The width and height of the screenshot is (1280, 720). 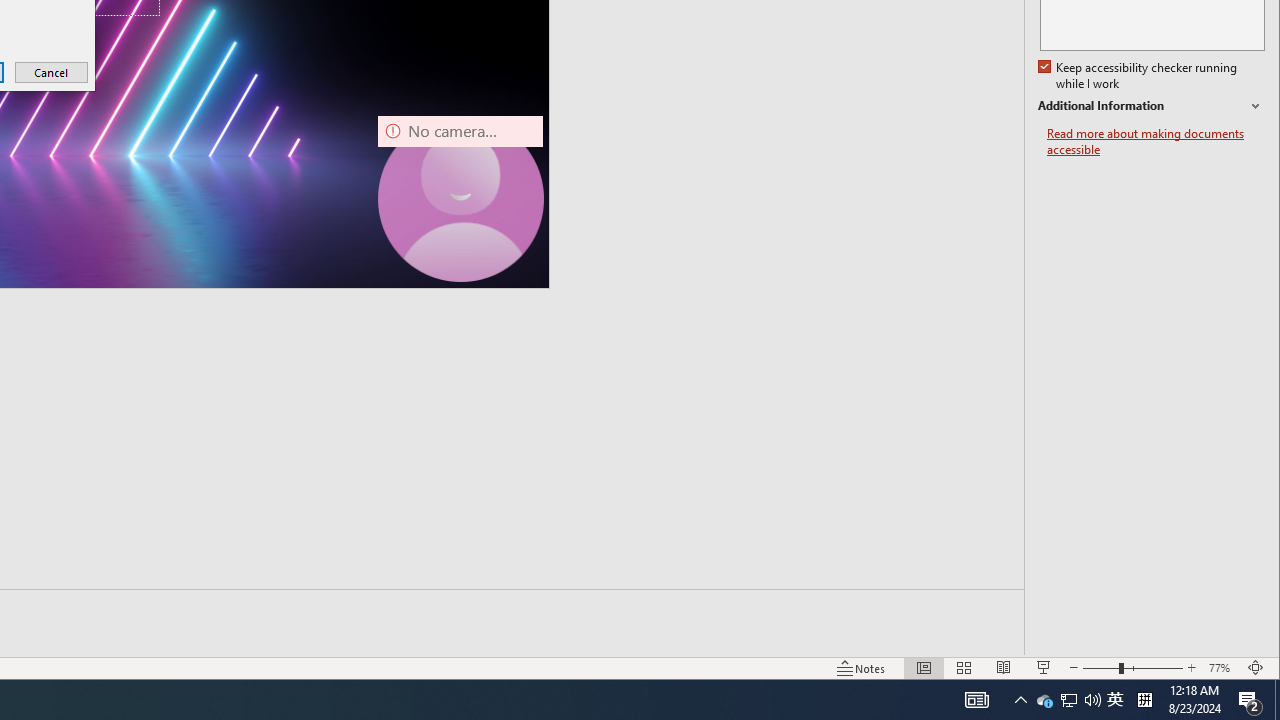 What do you see at coordinates (459, 198) in the screenshot?
I see `'Camera 7, No camera detected.'` at bounding box center [459, 198].